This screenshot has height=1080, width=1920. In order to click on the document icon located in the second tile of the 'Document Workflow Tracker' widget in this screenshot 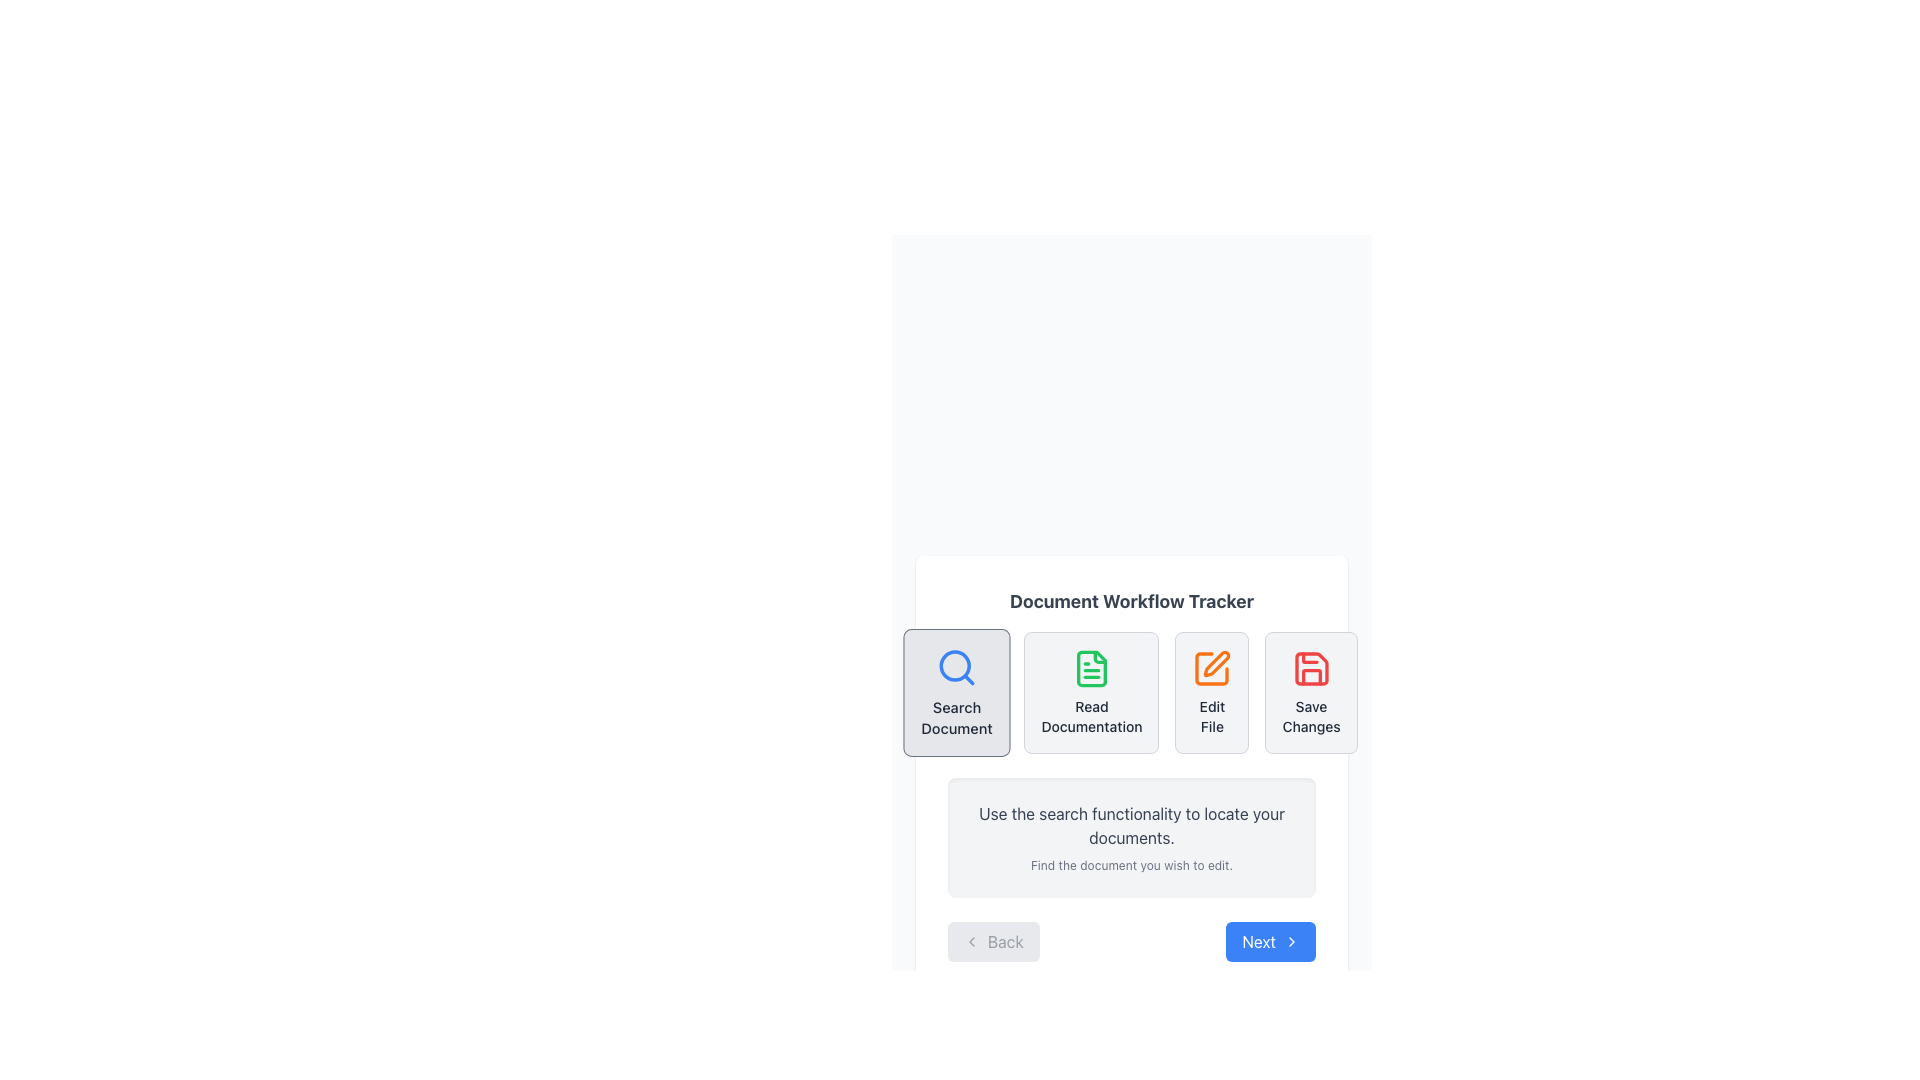, I will do `click(1090, 668)`.